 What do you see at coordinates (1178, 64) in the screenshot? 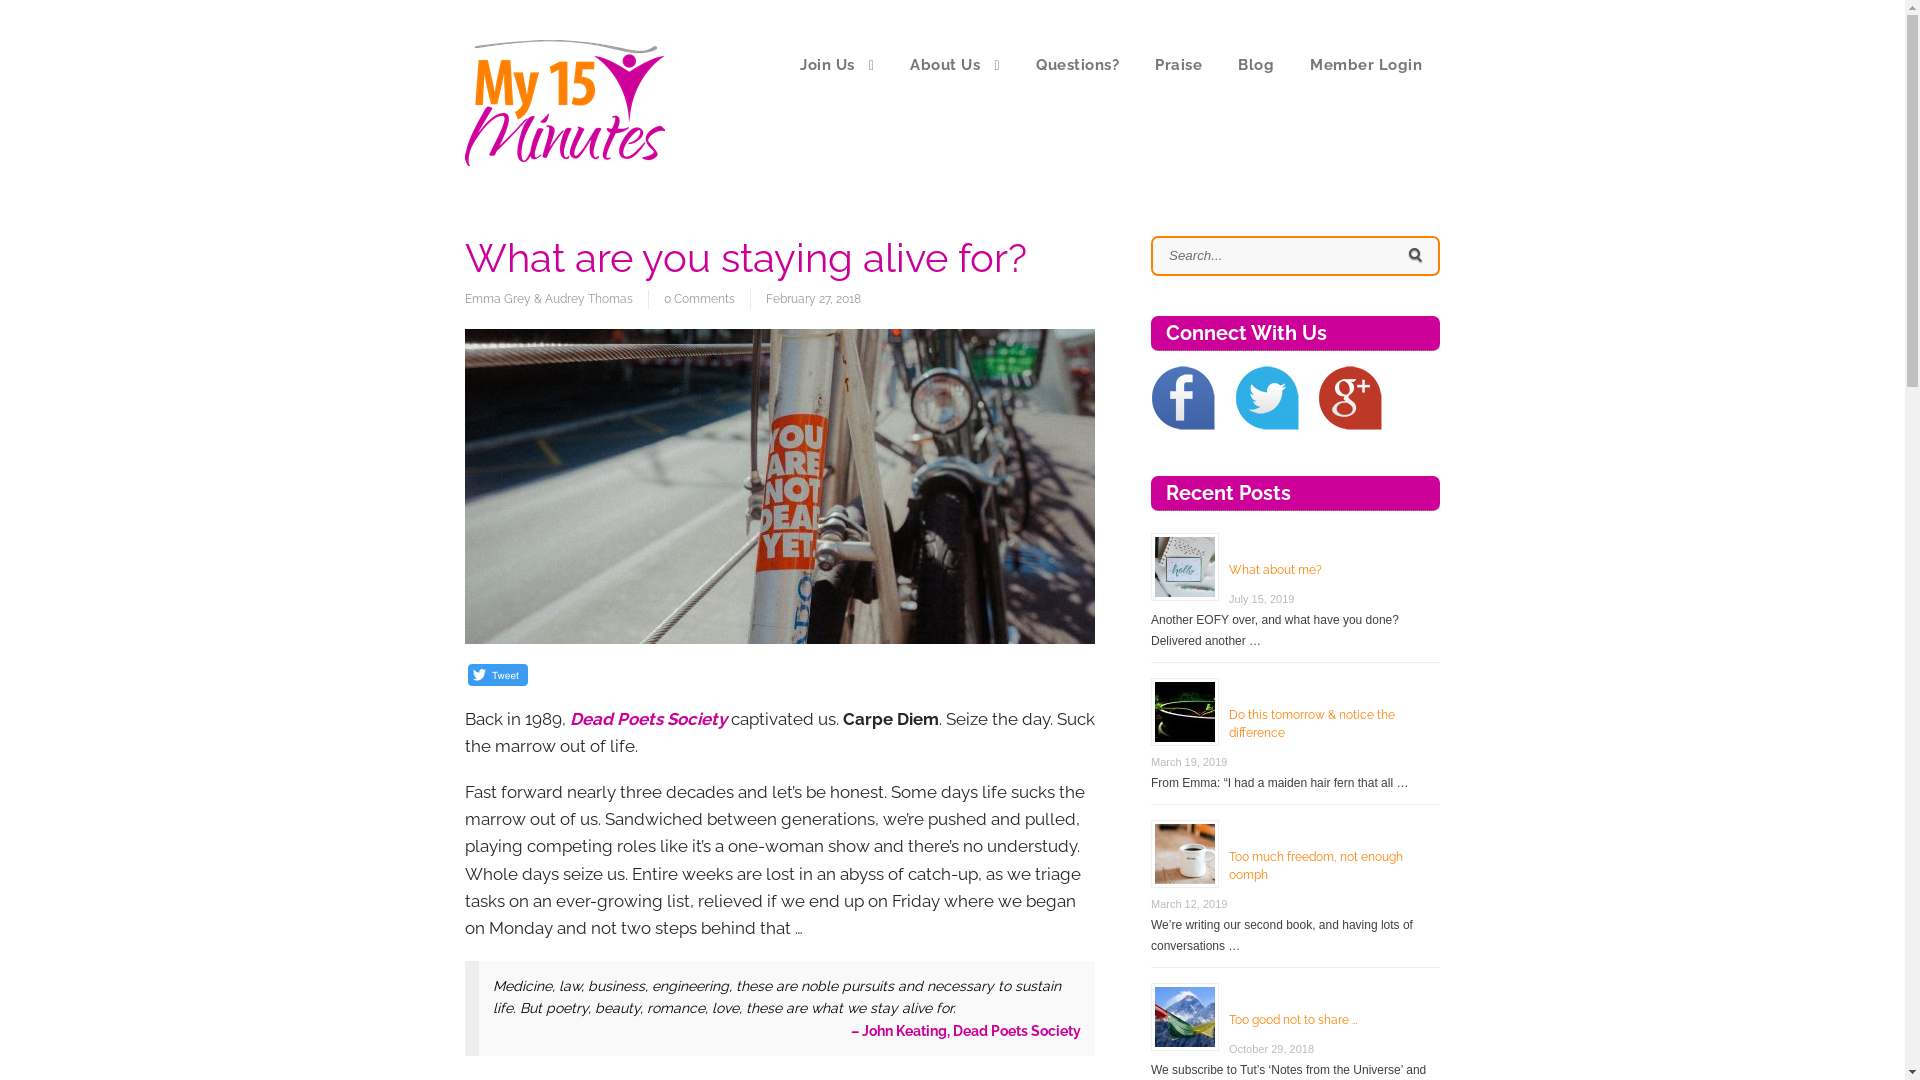
I see `'Praise'` at bounding box center [1178, 64].